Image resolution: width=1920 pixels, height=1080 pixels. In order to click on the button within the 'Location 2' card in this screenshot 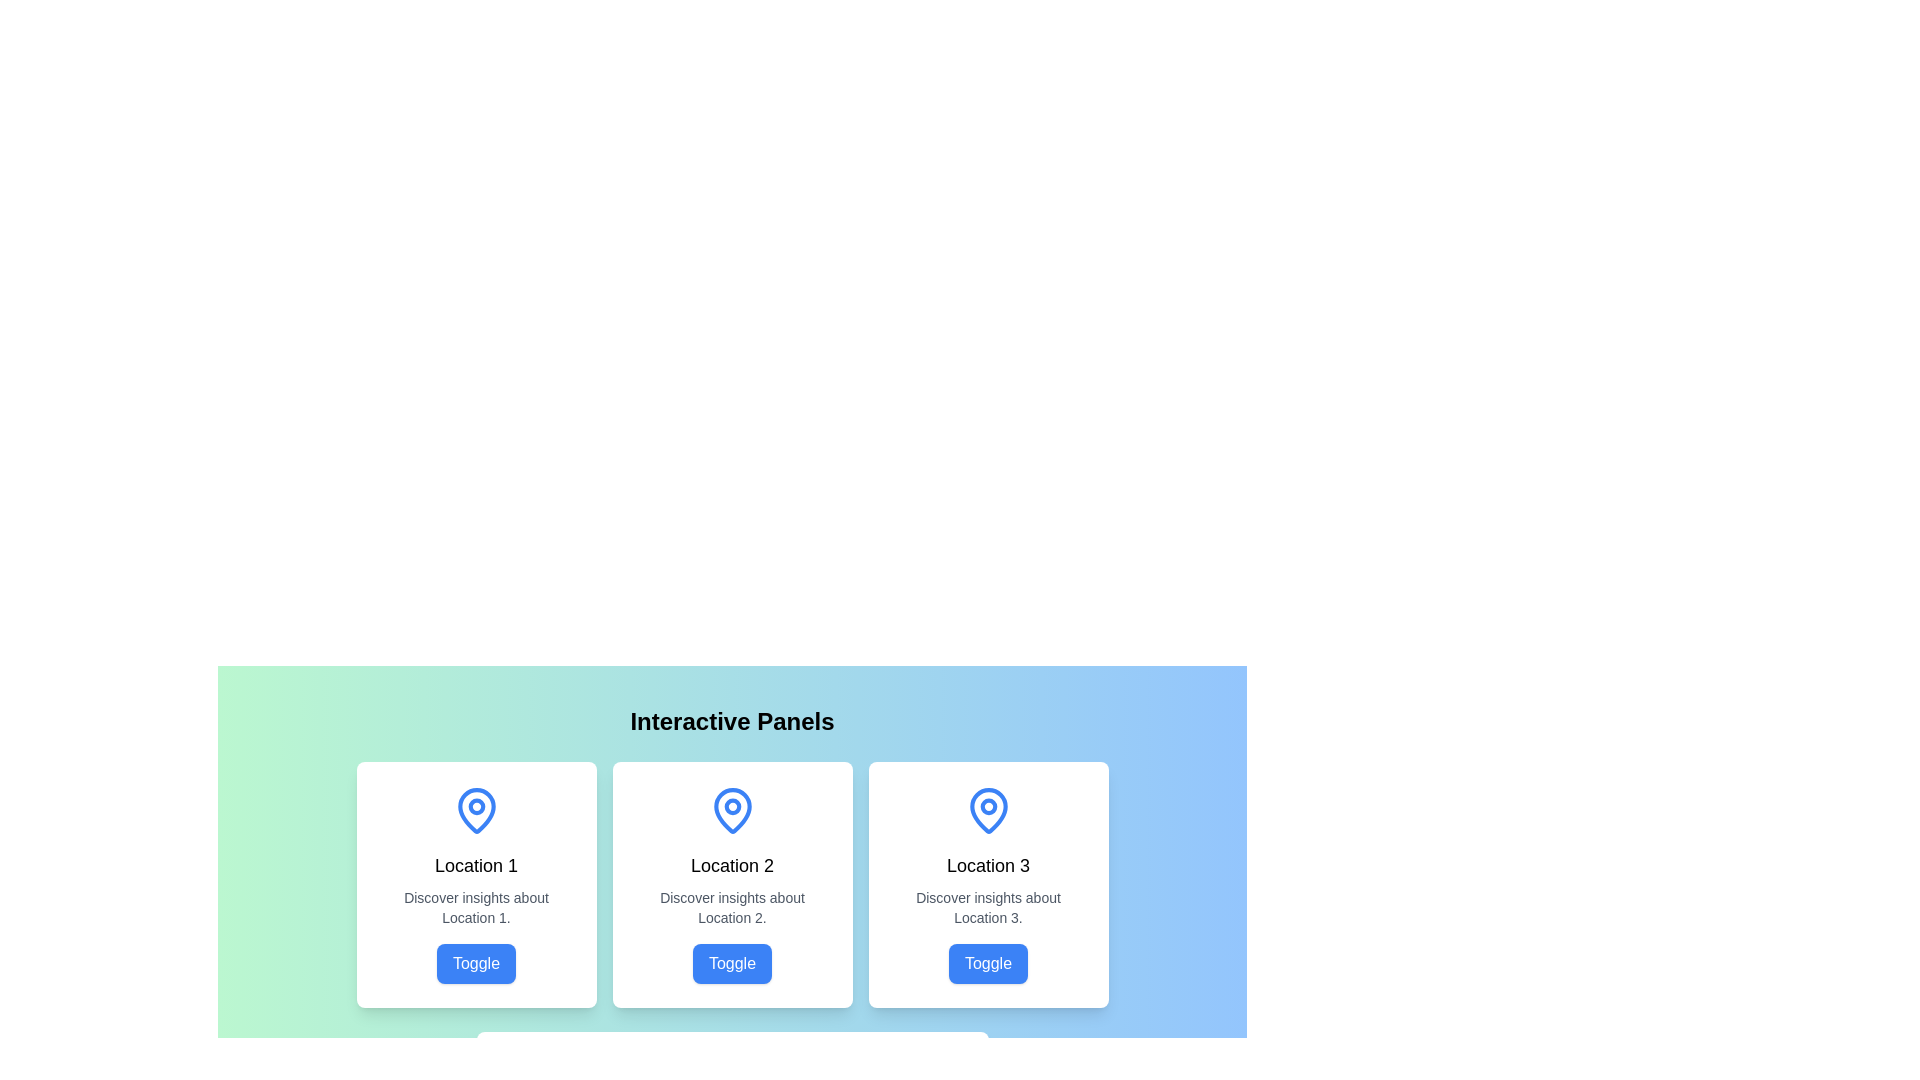, I will do `click(731, 963)`.